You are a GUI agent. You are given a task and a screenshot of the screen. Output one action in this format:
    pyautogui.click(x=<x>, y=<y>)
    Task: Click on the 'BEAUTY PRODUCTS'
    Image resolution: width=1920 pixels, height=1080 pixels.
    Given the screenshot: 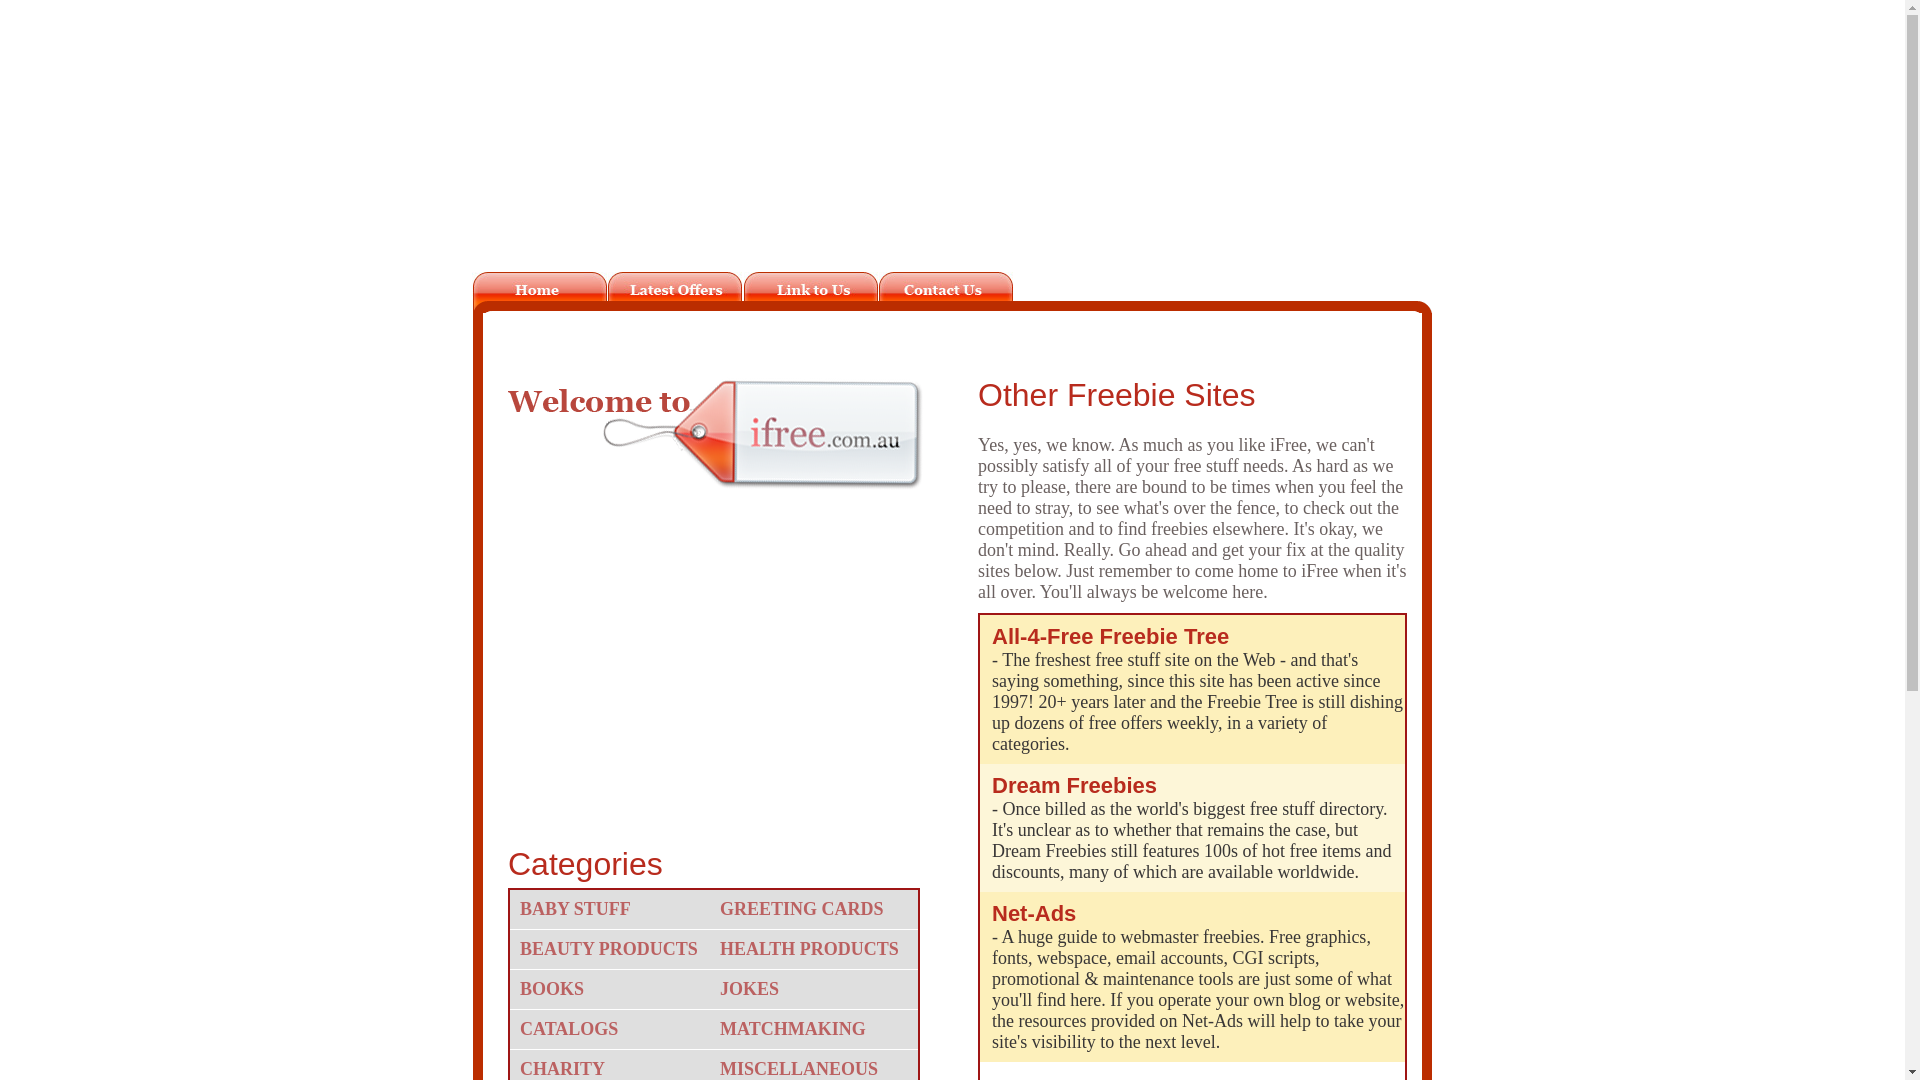 What is the action you would take?
    pyautogui.click(x=613, y=948)
    